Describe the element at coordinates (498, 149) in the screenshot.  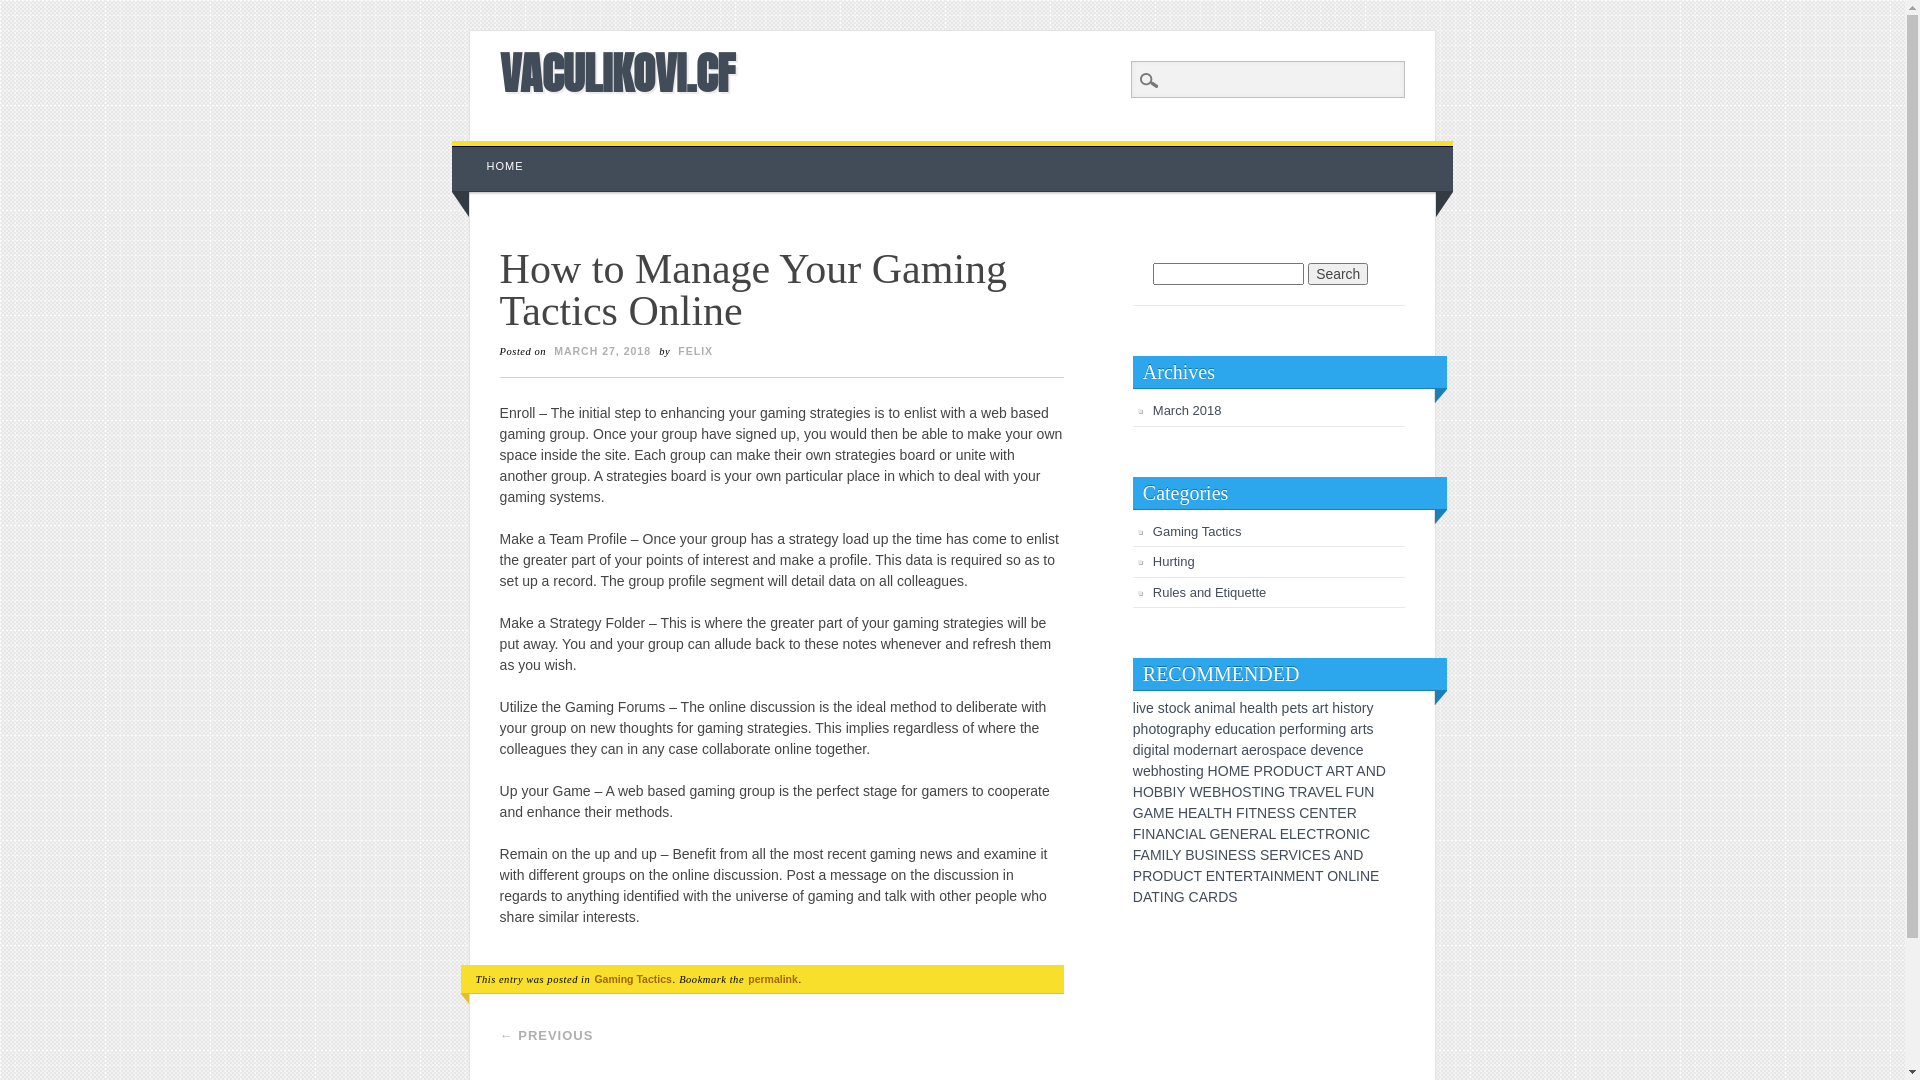
I see `'Skip to content'` at that location.